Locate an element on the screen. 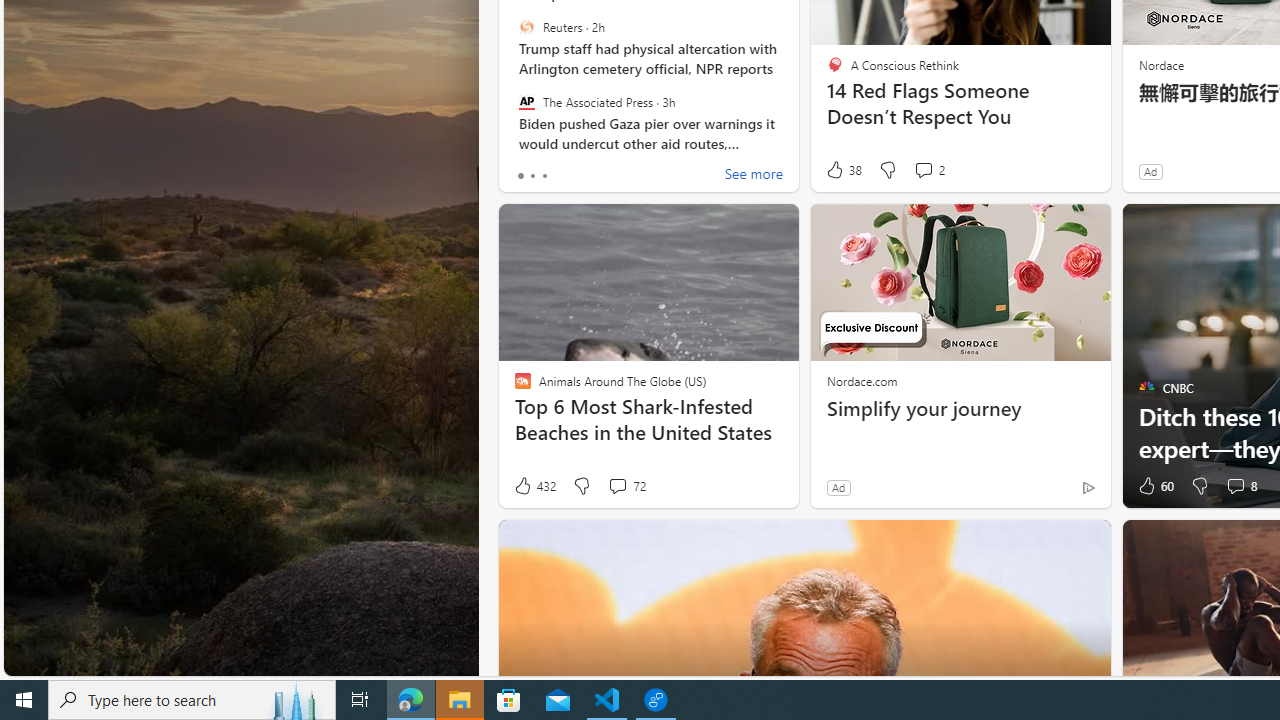 This screenshot has height=720, width=1280. 'View comments 72 Comment' is located at coordinates (616, 486).